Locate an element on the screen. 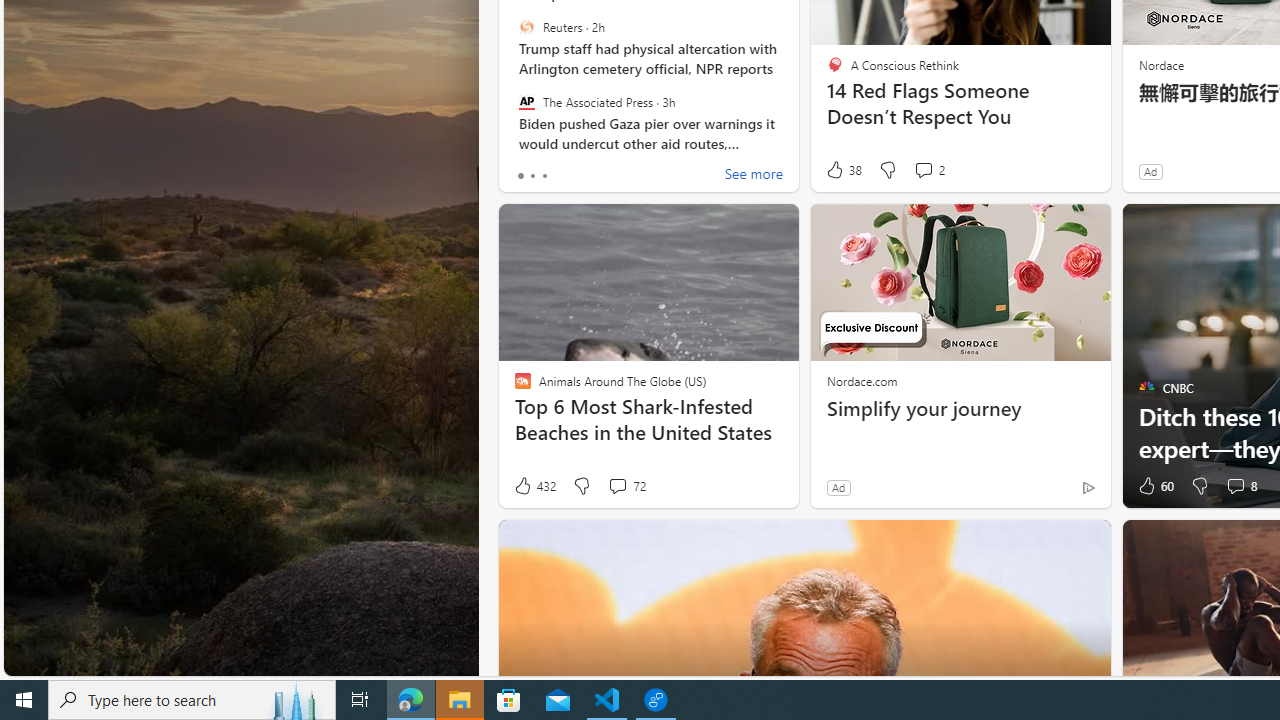 This screenshot has height=720, width=1280. 'View comments 72 Comment' is located at coordinates (616, 486).